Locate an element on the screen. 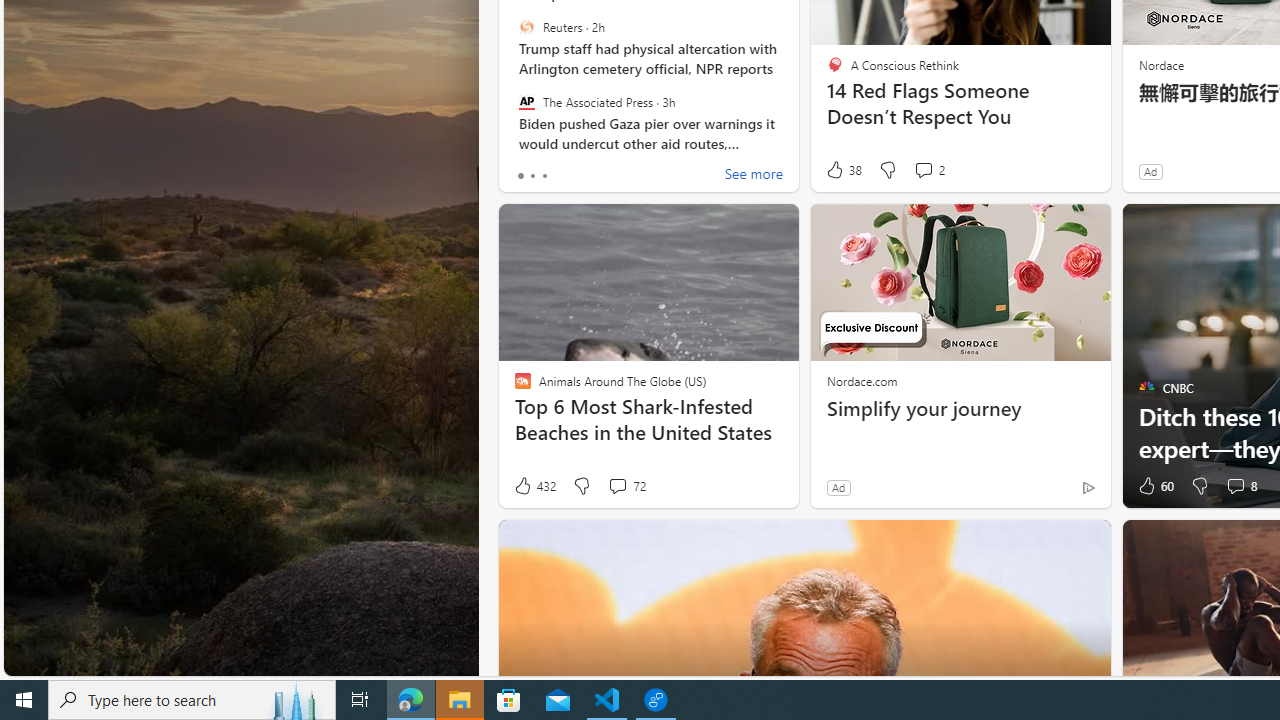 This screenshot has height=720, width=1280. 'View comments 72 Comment' is located at coordinates (616, 486).